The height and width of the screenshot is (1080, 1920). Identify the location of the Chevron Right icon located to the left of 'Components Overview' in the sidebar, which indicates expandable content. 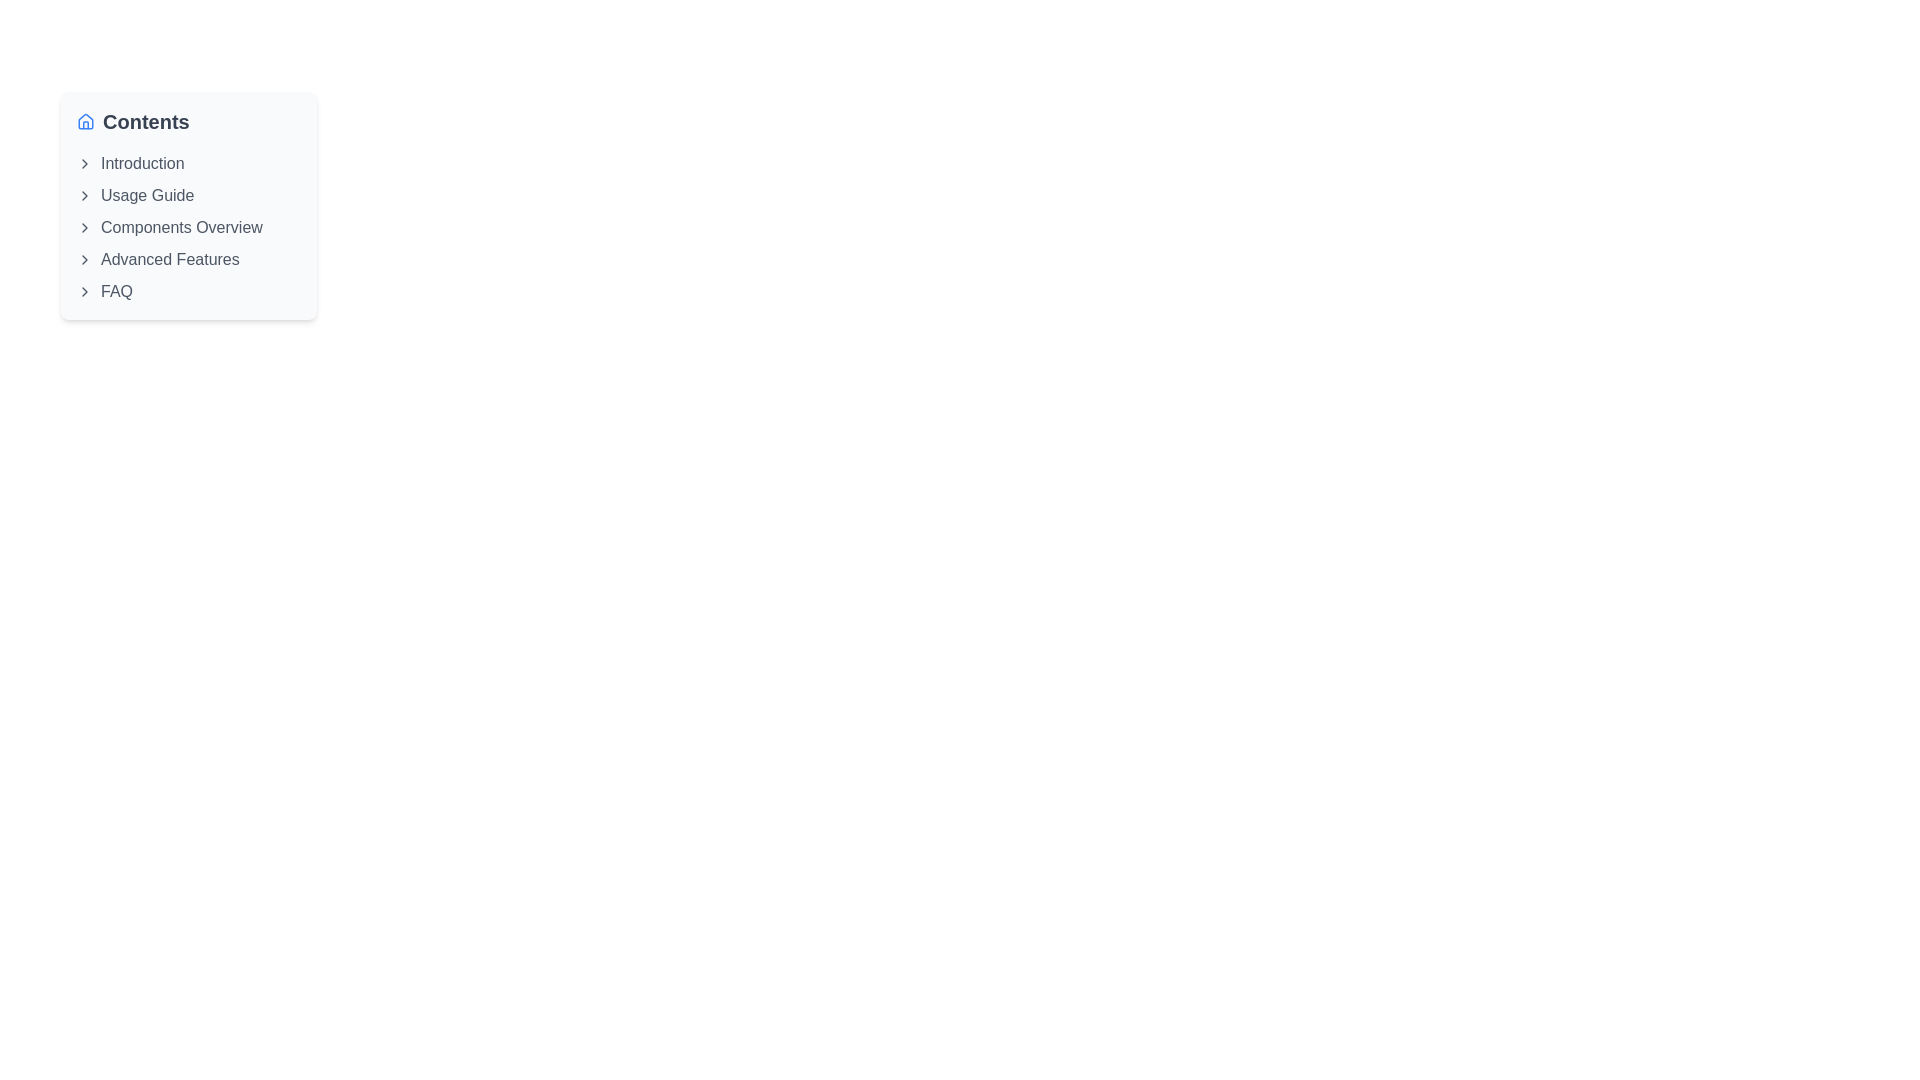
(84, 226).